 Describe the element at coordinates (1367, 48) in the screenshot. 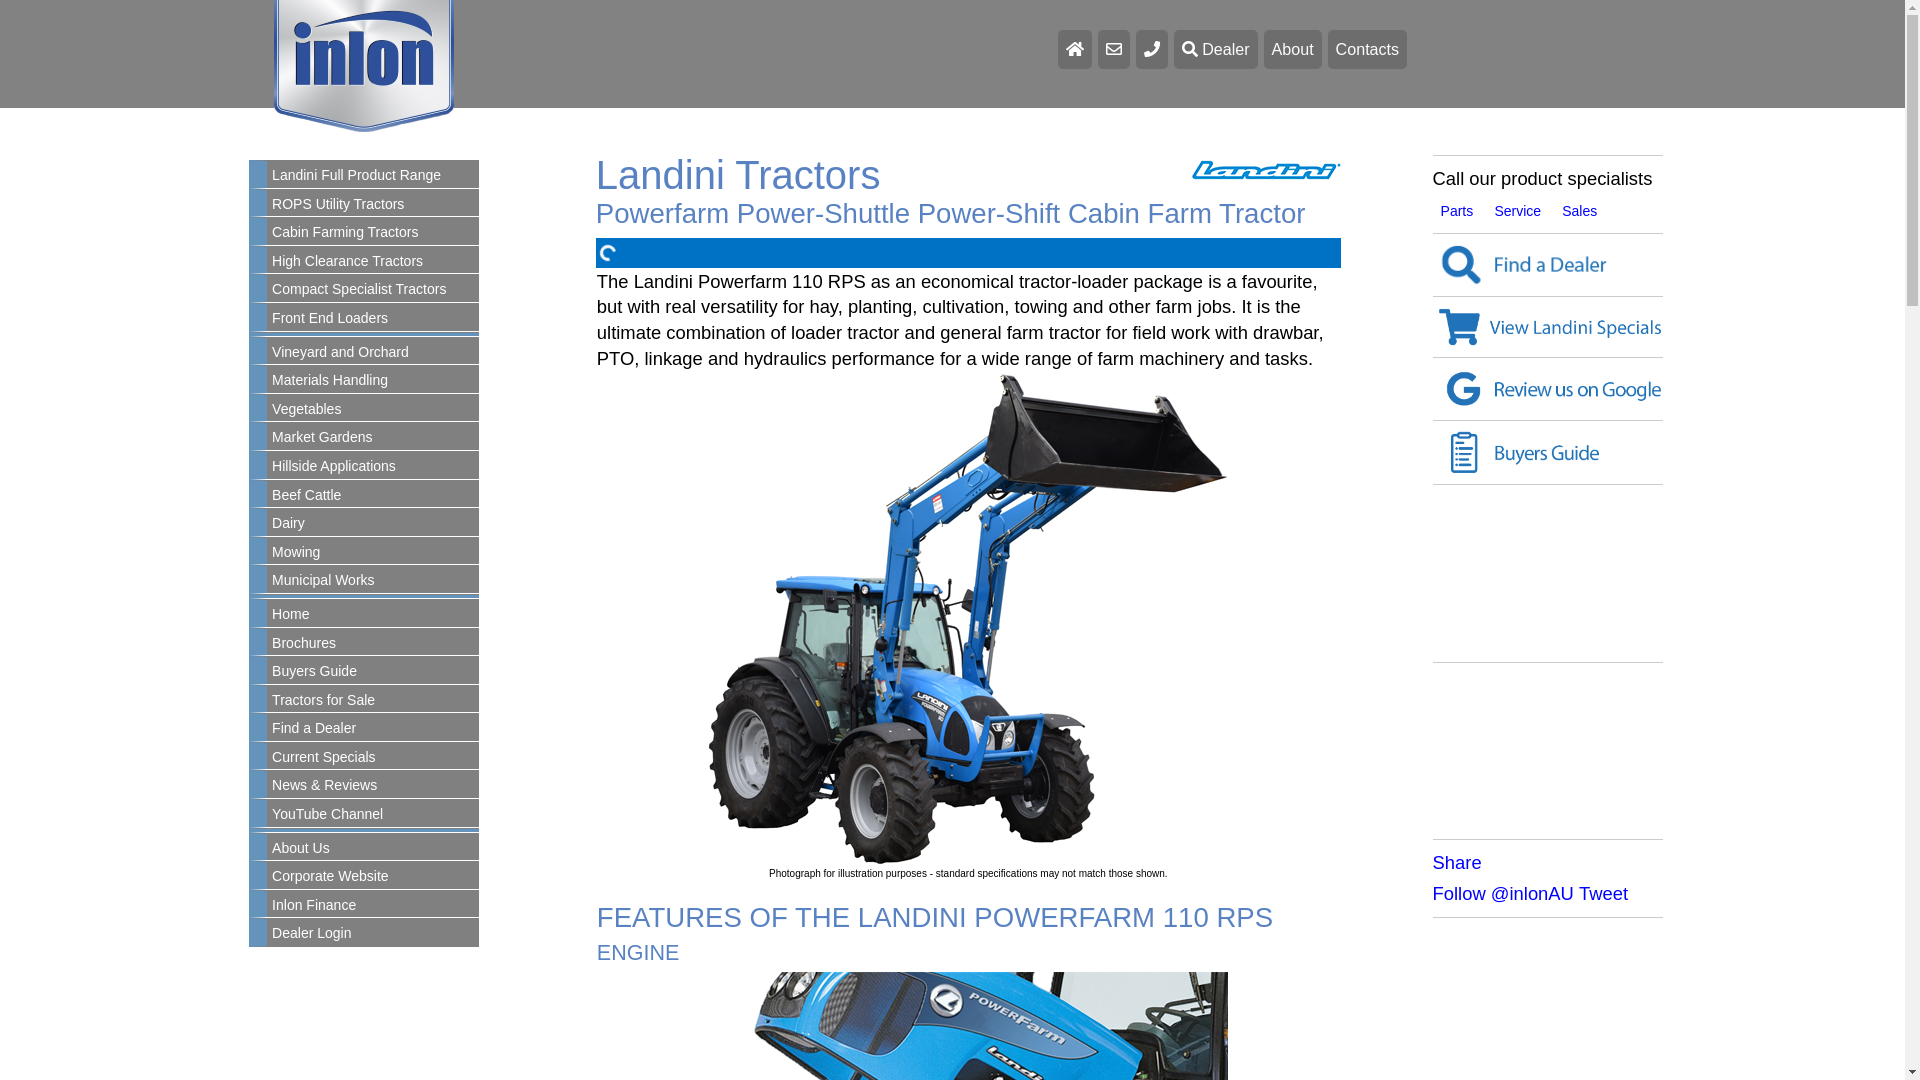

I see `'Contacts'` at that location.